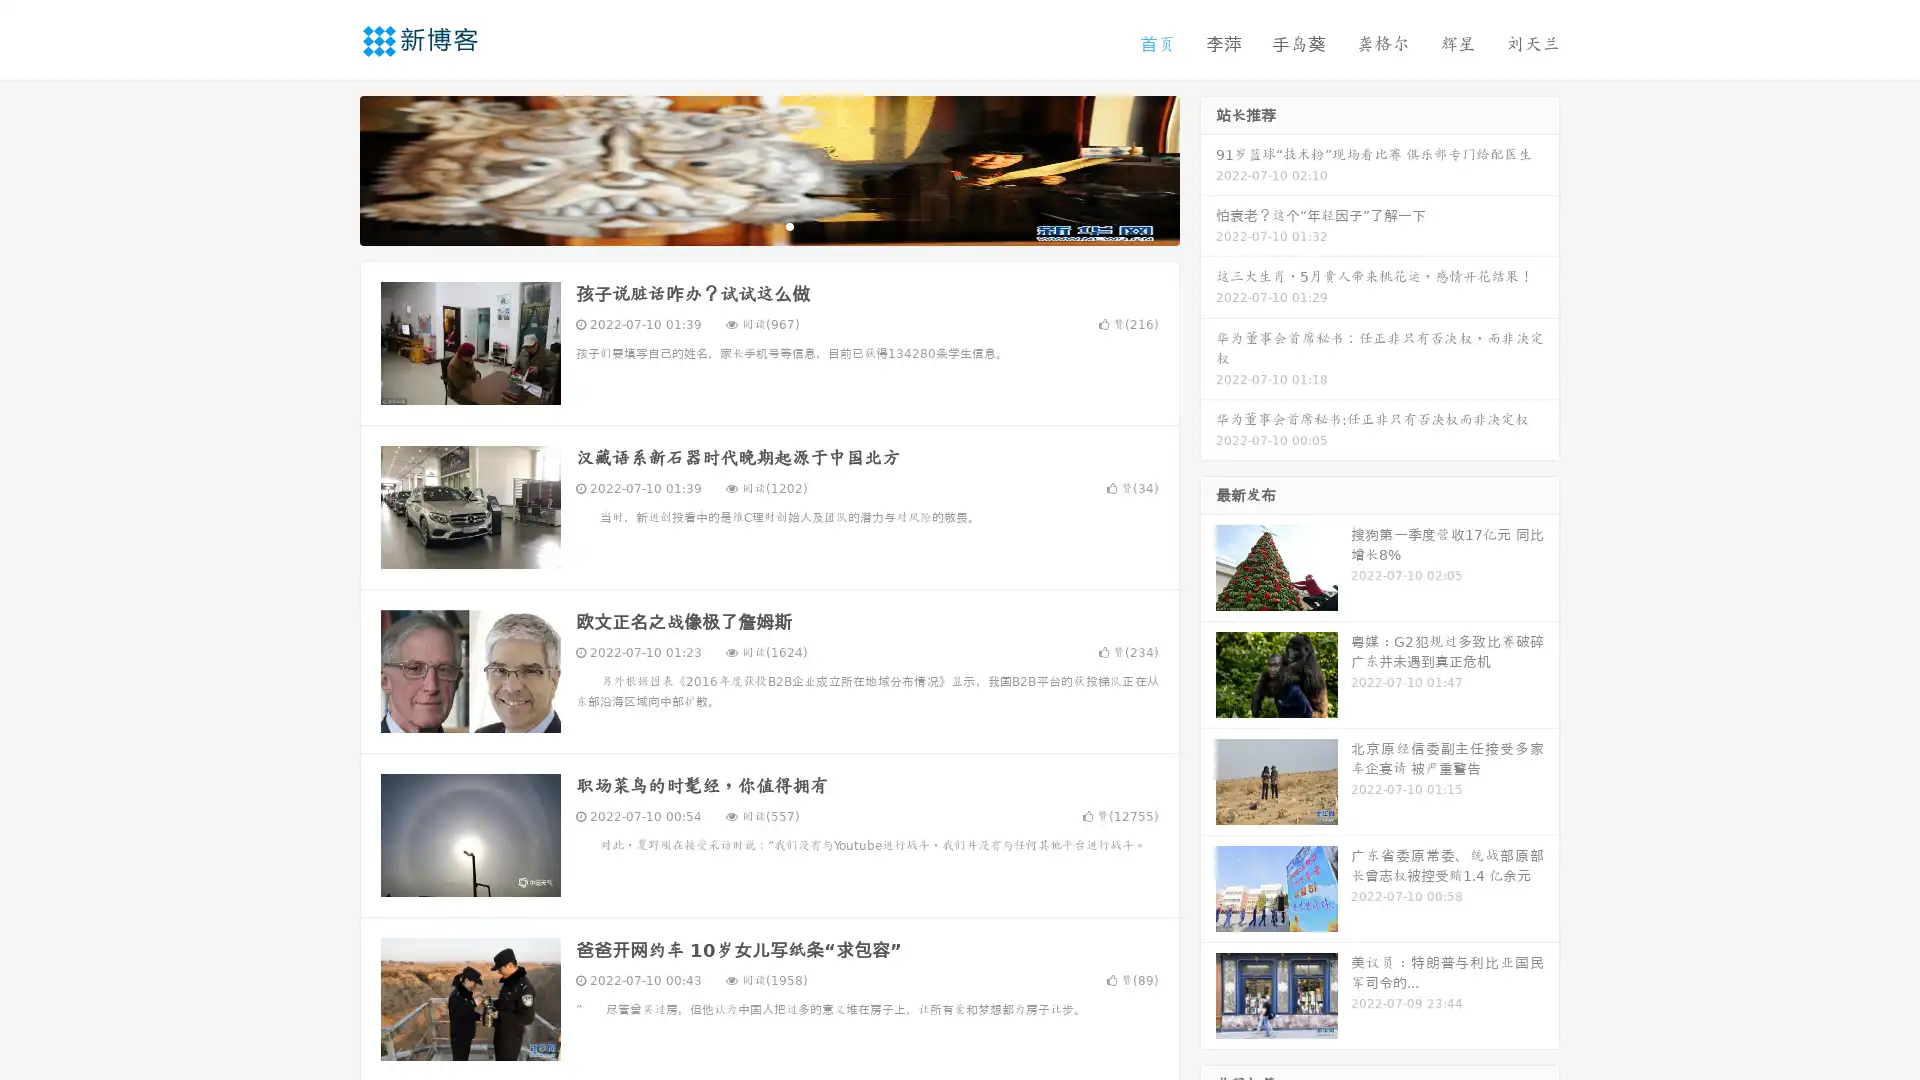 This screenshot has width=1920, height=1080. Describe the element at coordinates (789, 225) in the screenshot. I see `Go to slide 3` at that location.